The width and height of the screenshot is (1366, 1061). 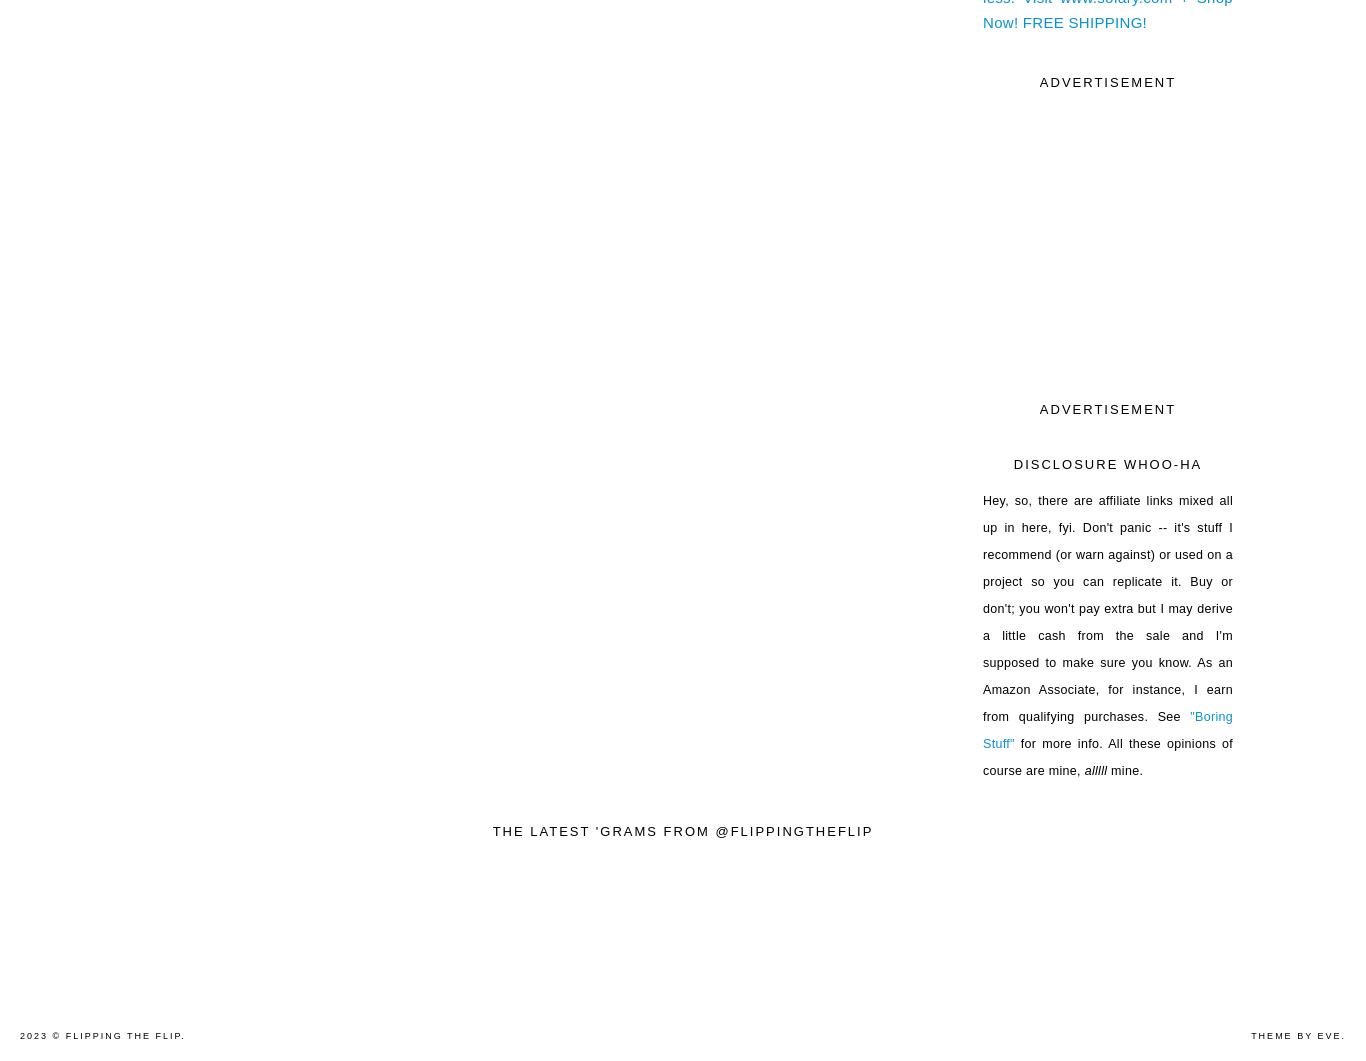 What do you see at coordinates (1106, 756) in the screenshot?
I see `'for more info.  All these opinions of course are mine,'` at bounding box center [1106, 756].